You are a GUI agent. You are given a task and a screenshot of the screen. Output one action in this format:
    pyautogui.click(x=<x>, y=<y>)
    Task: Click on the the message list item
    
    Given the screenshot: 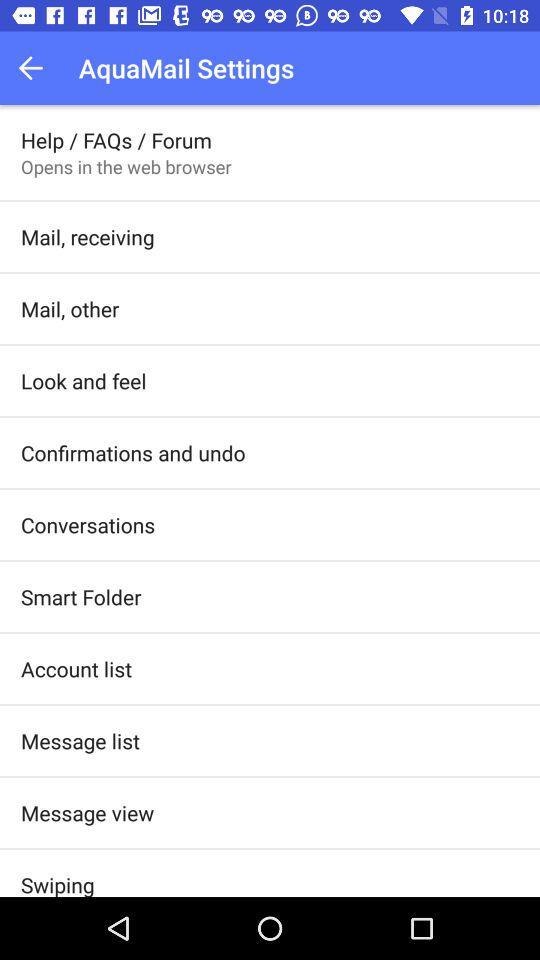 What is the action you would take?
    pyautogui.click(x=79, y=740)
    